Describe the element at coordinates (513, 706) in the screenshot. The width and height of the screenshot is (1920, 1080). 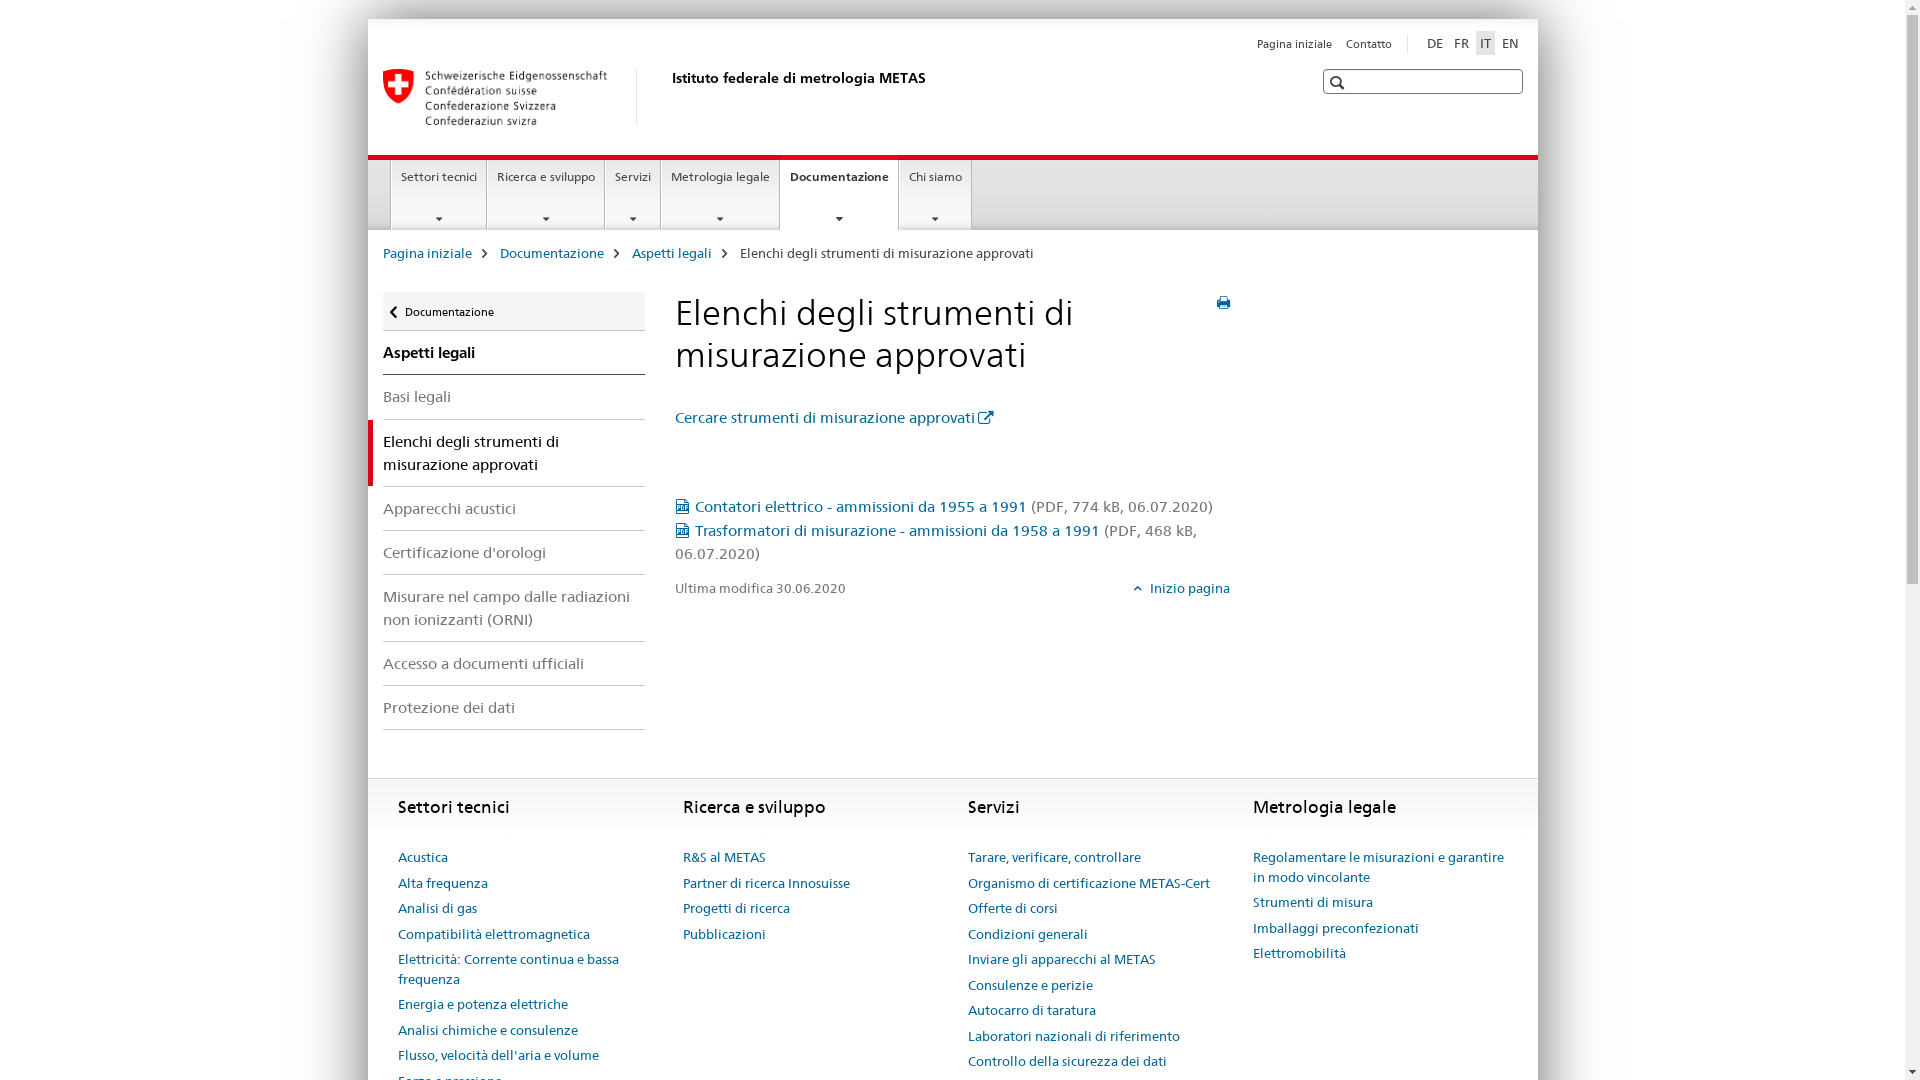
I see `'Protezione dei dati'` at that location.